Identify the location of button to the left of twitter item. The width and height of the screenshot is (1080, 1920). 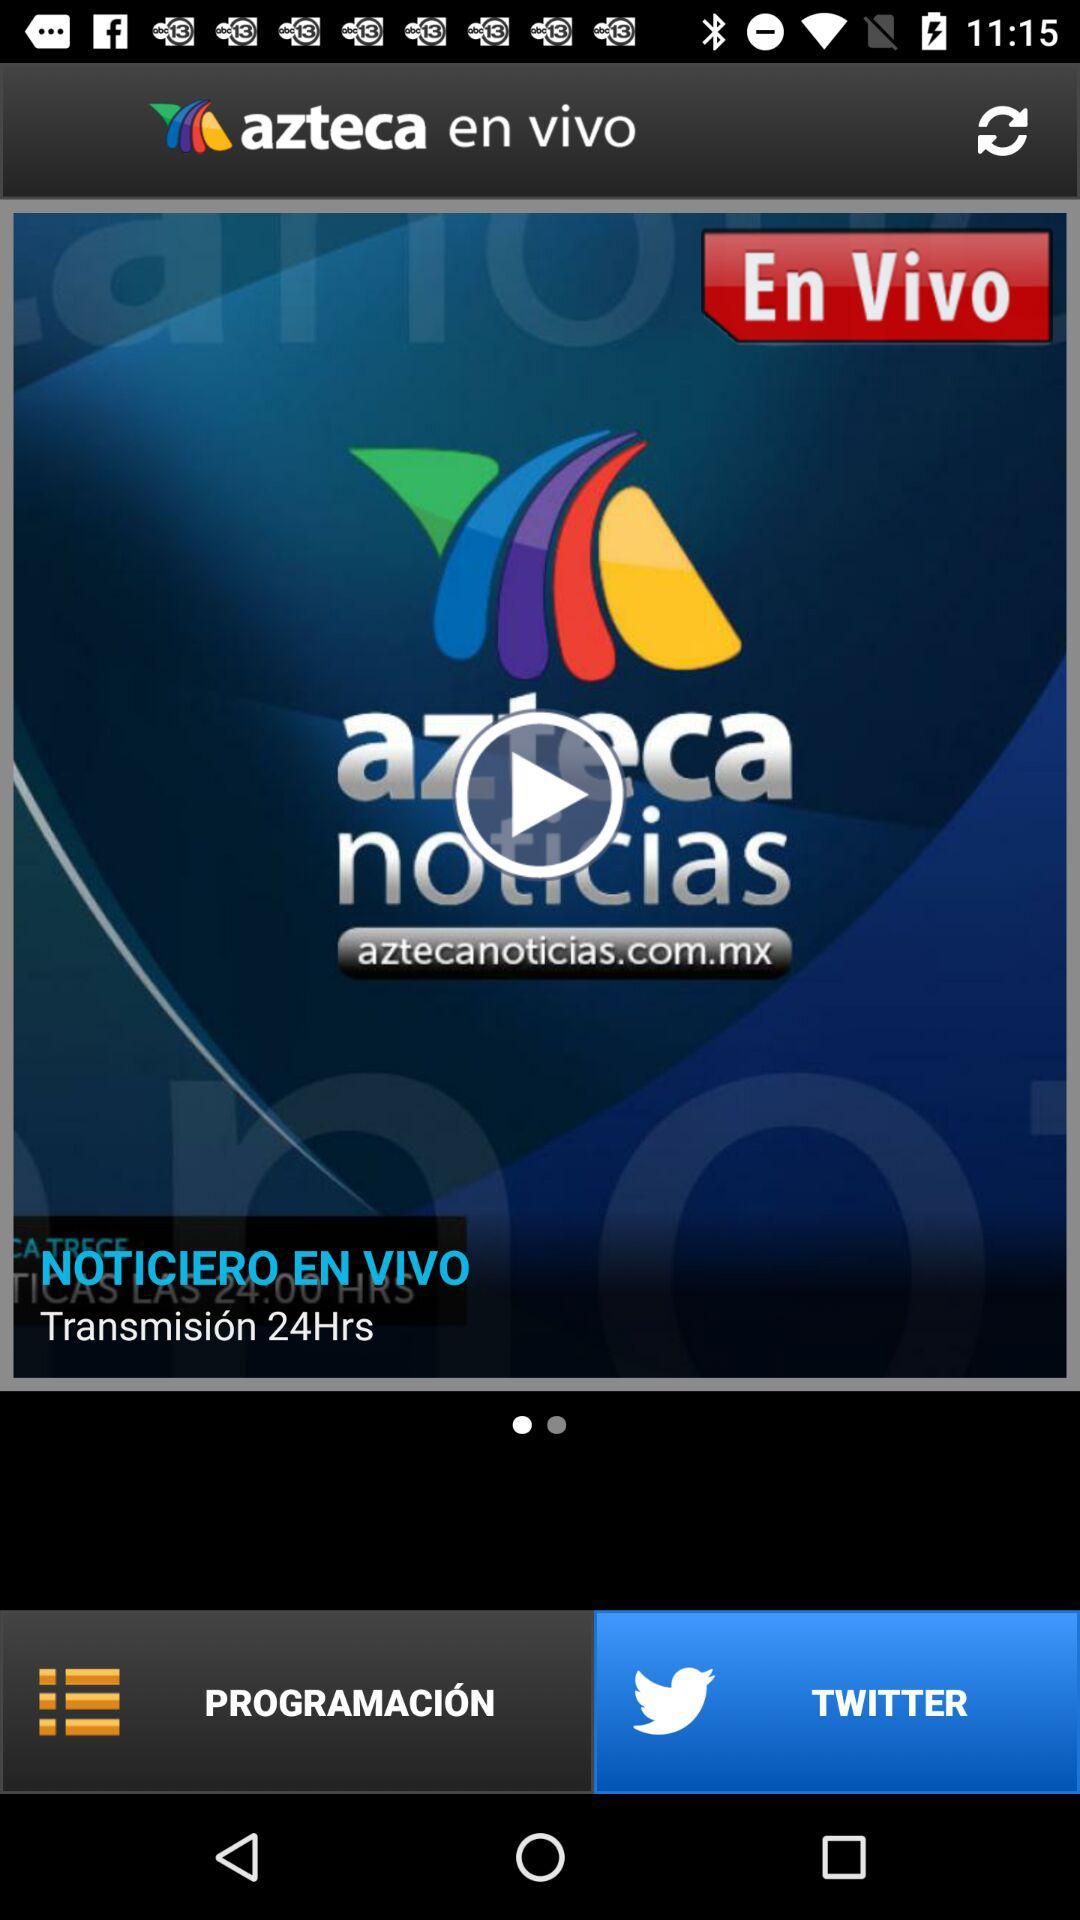
(297, 1701).